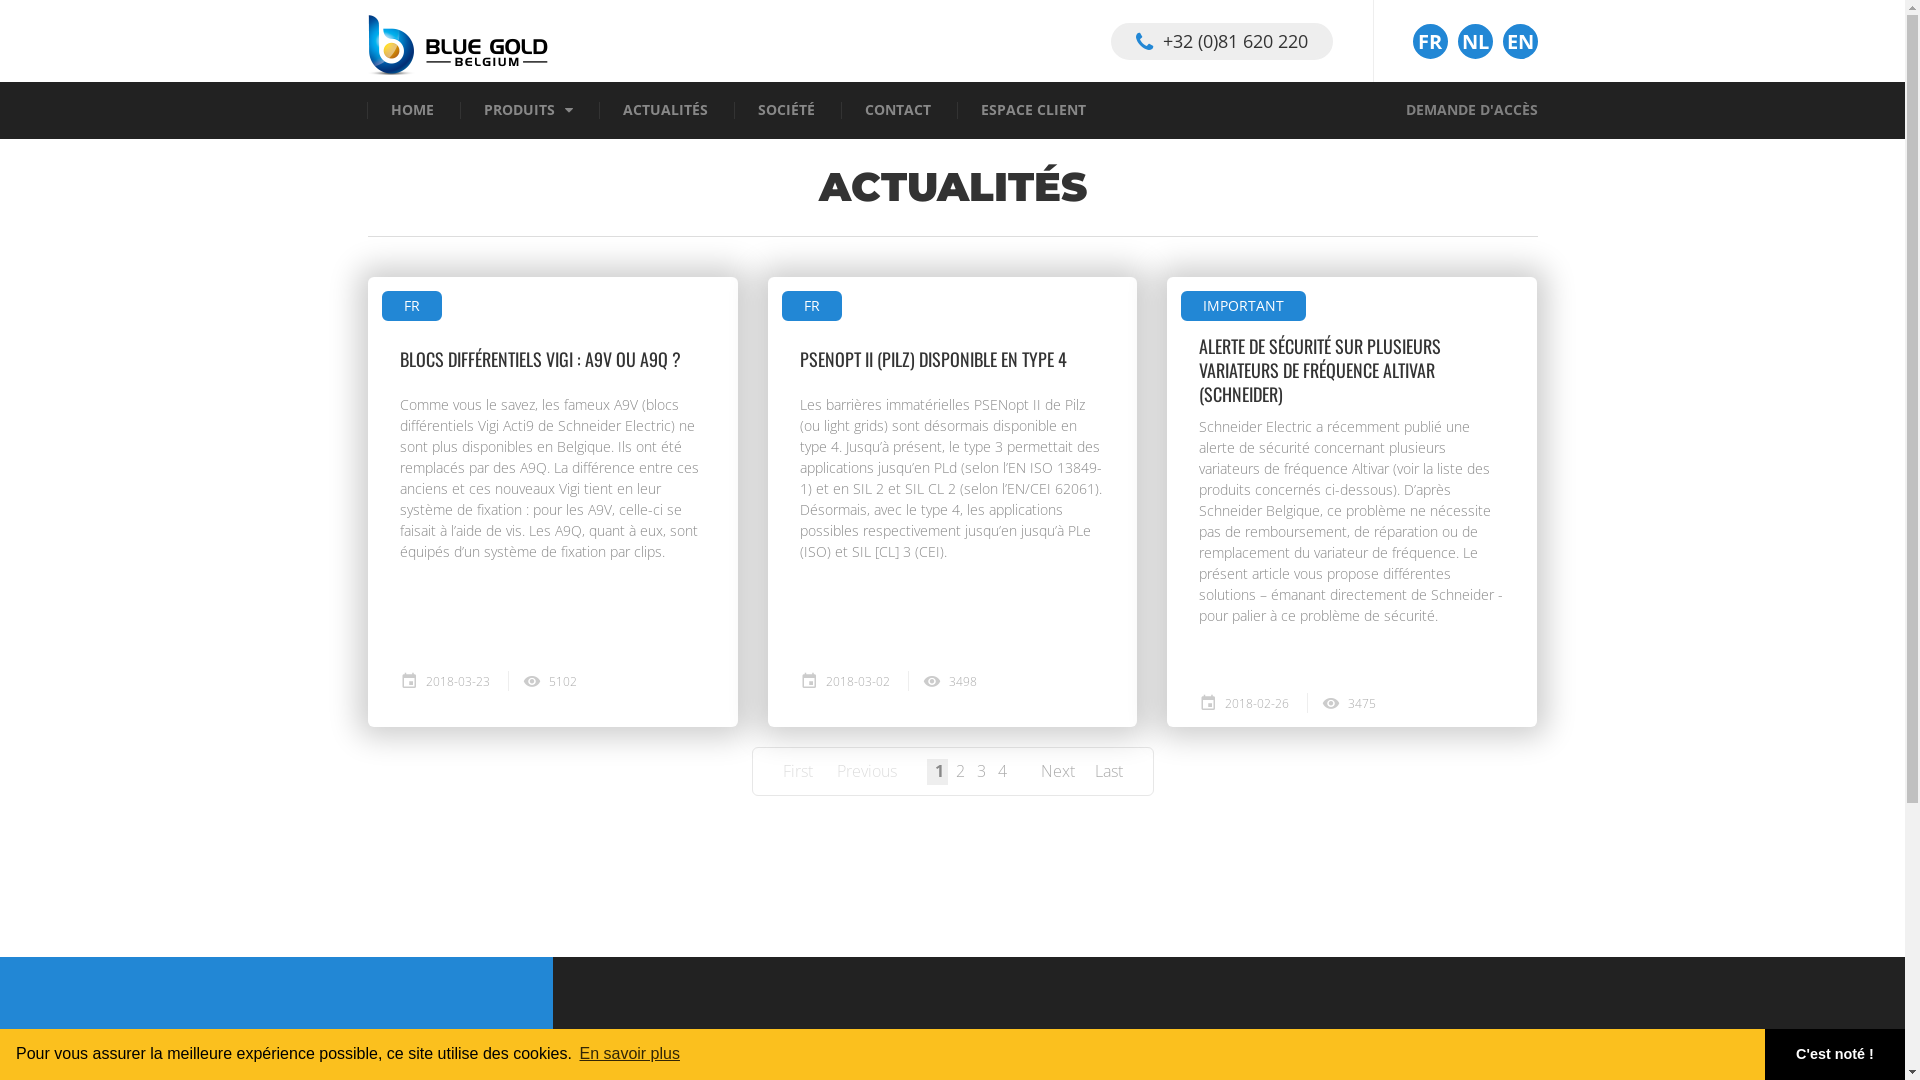 Image resolution: width=1920 pixels, height=1080 pixels. Describe the element at coordinates (410, 110) in the screenshot. I see `'HOME'` at that location.